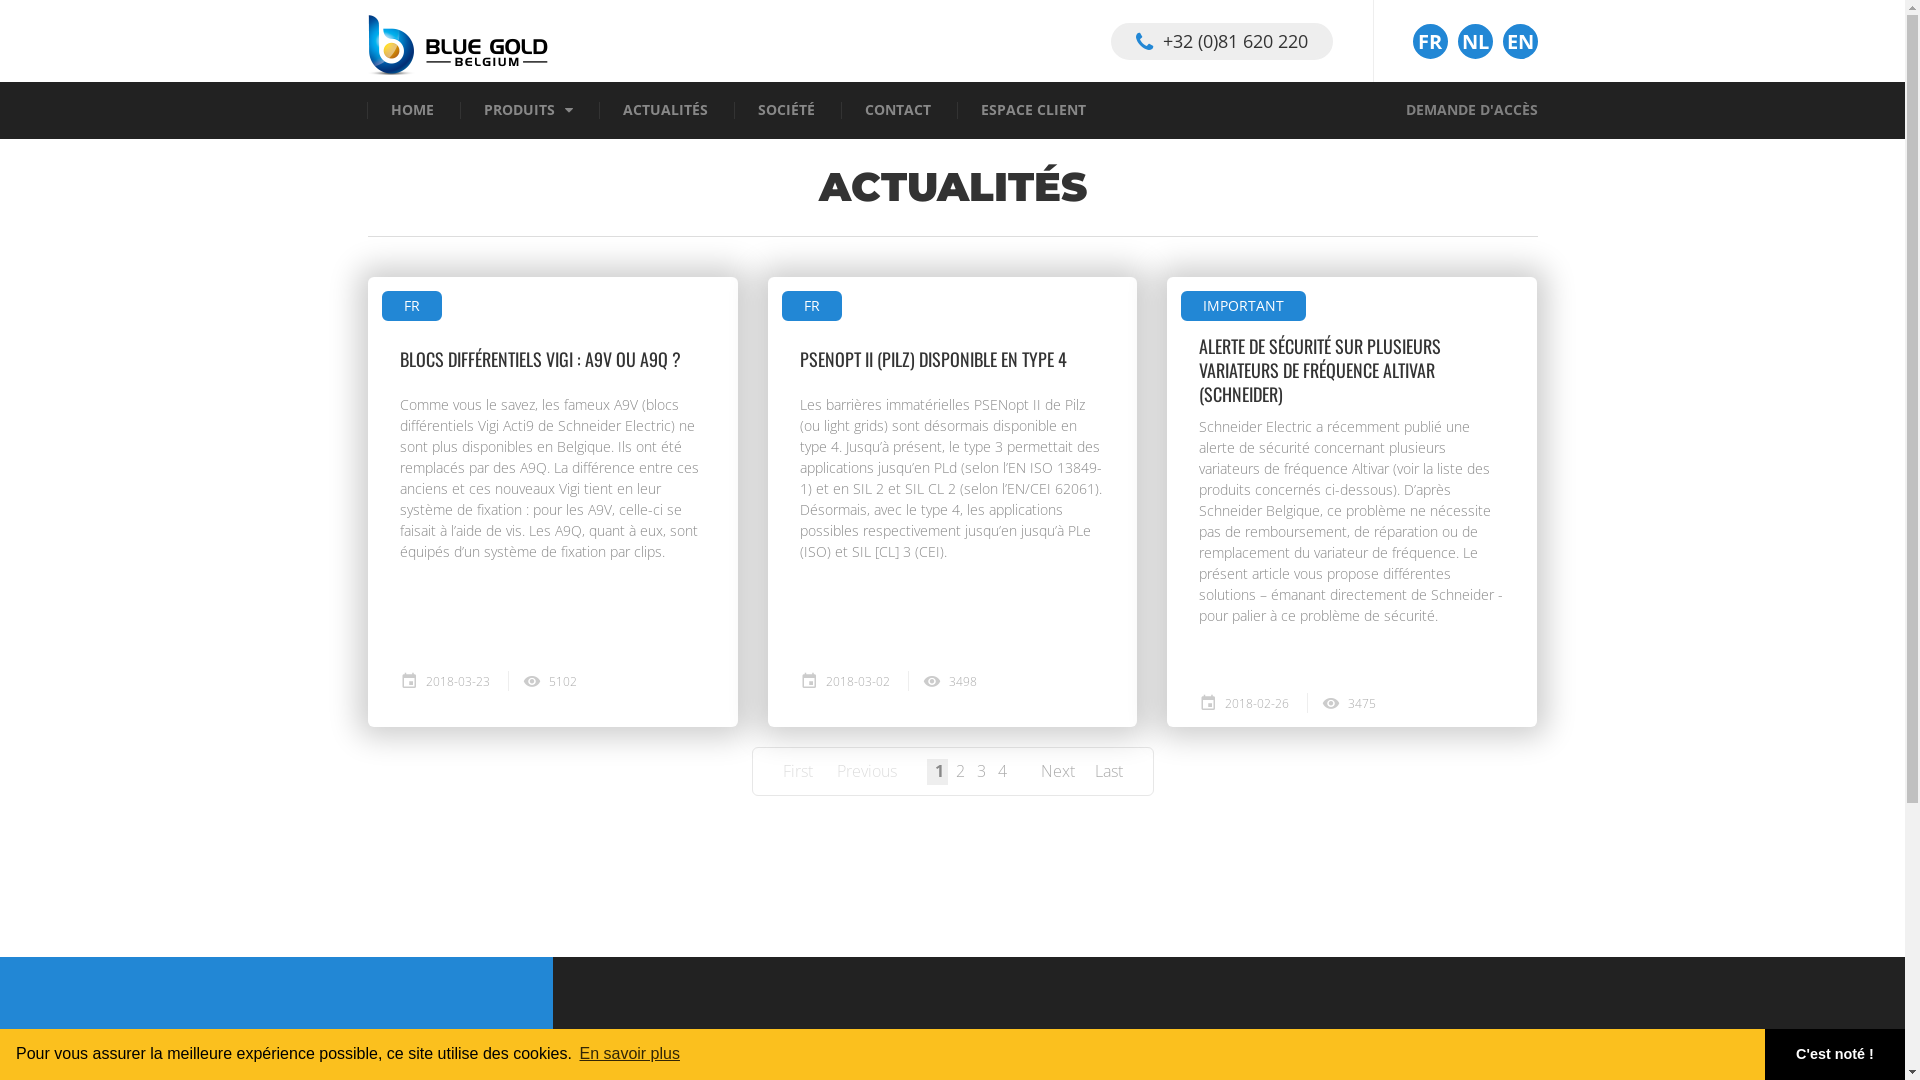 Image resolution: width=1920 pixels, height=1080 pixels. Describe the element at coordinates (410, 110) in the screenshot. I see `'HOME'` at that location.